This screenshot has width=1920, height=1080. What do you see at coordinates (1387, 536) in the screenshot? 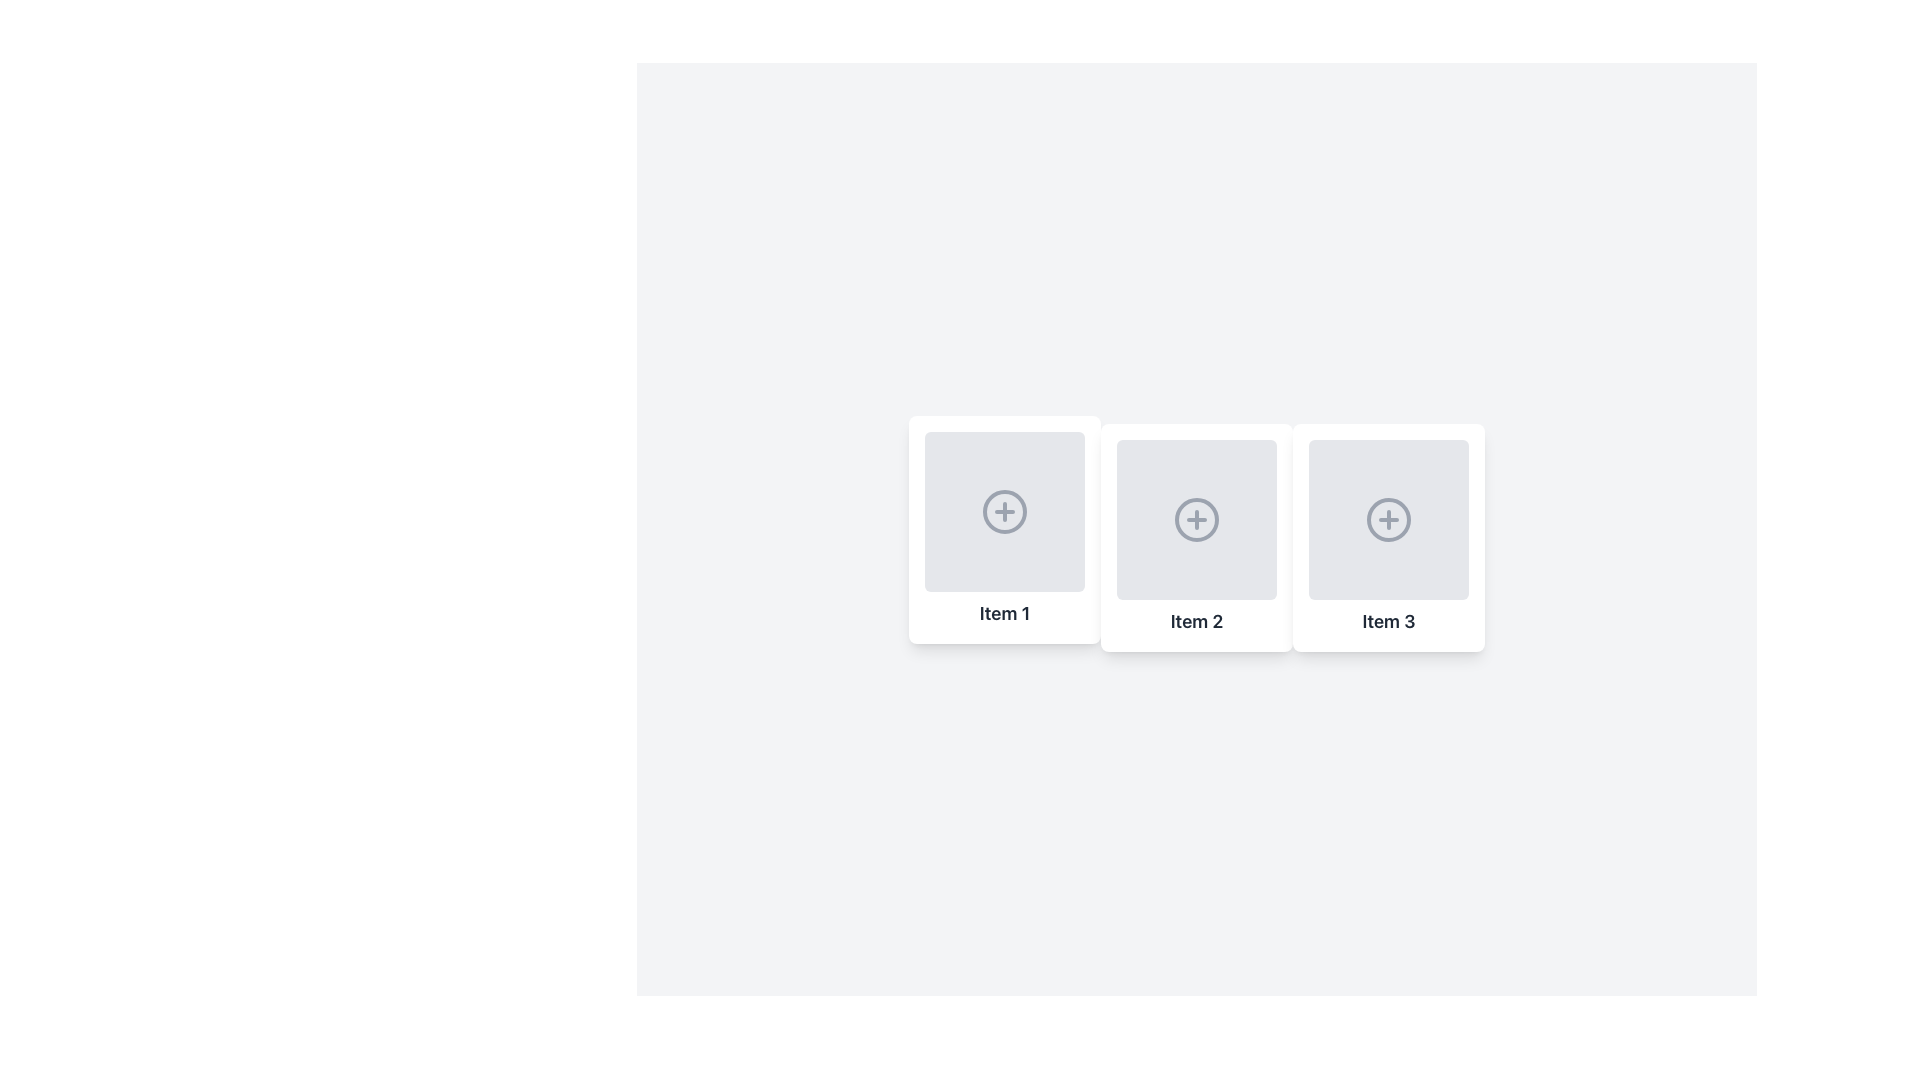
I see `the third item card in the horizontal list` at bounding box center [1387, 536].